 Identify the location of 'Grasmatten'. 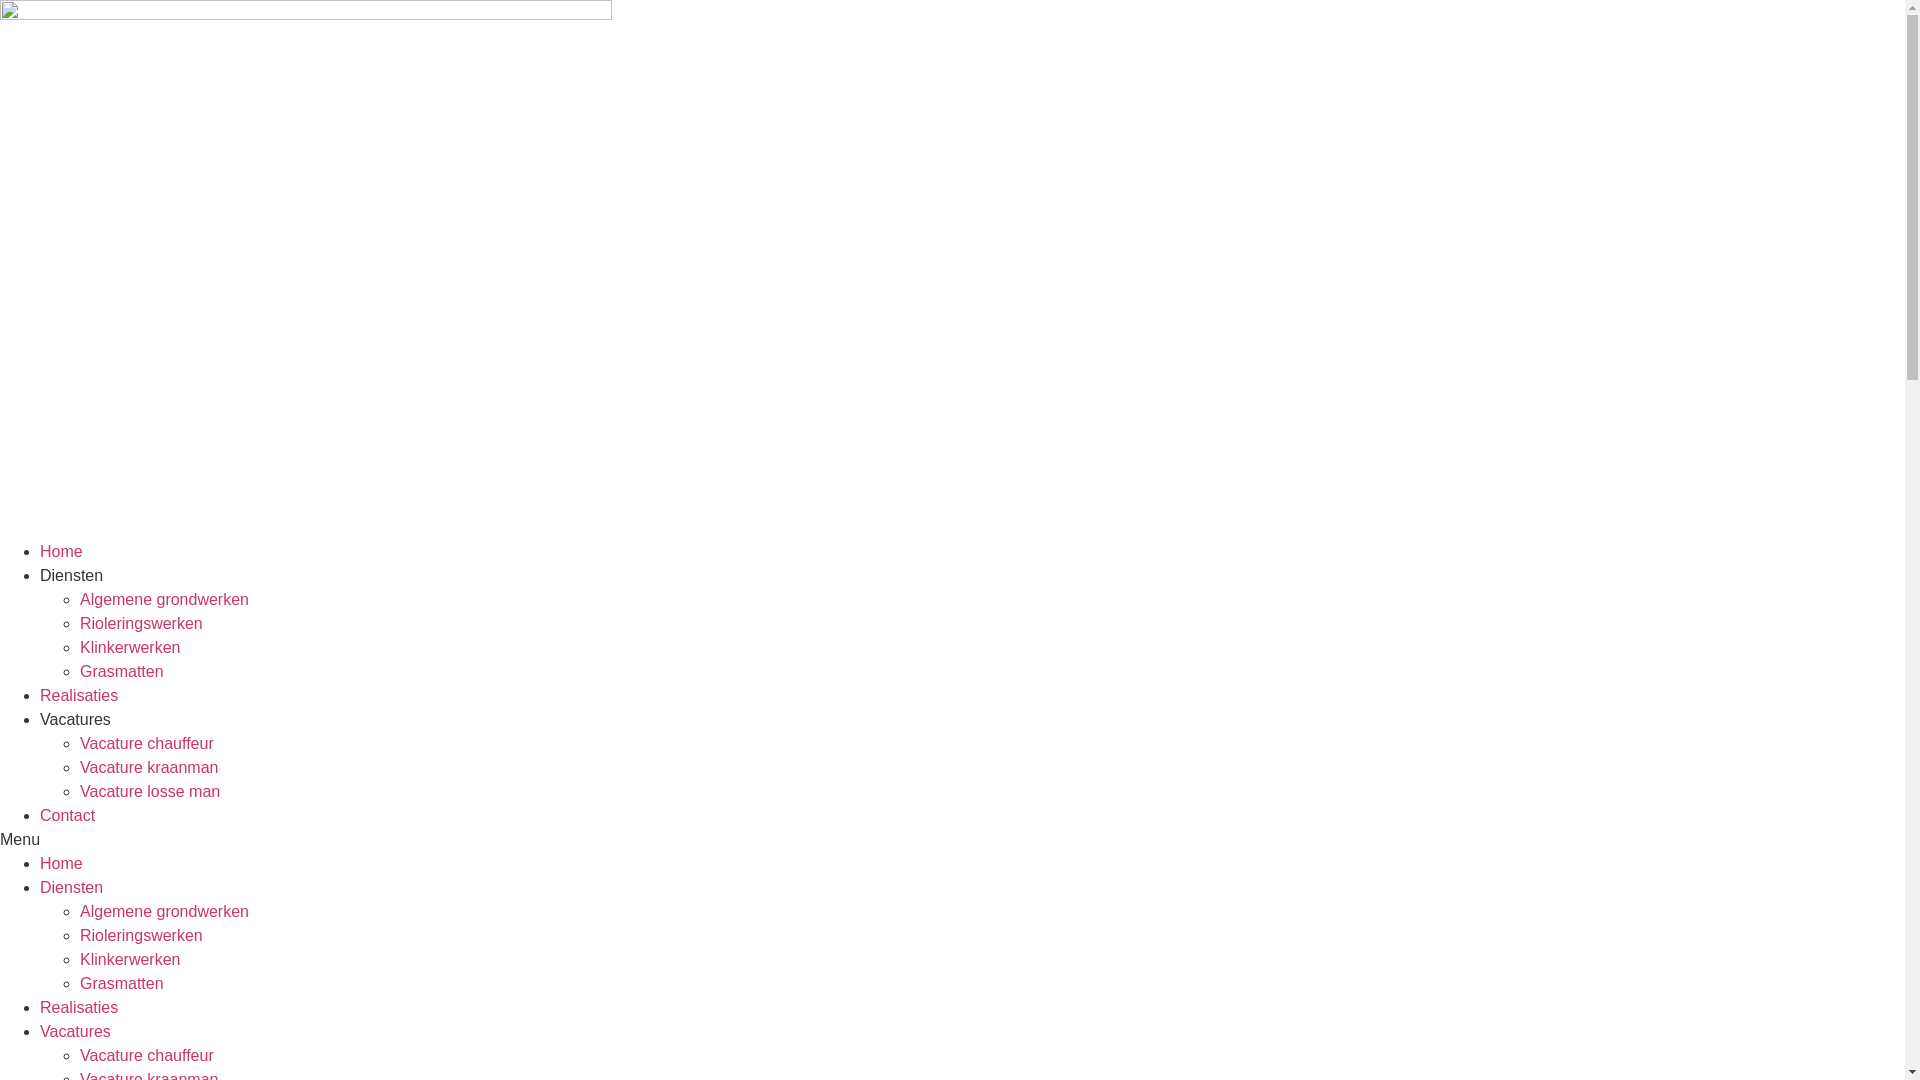
(120, 982).